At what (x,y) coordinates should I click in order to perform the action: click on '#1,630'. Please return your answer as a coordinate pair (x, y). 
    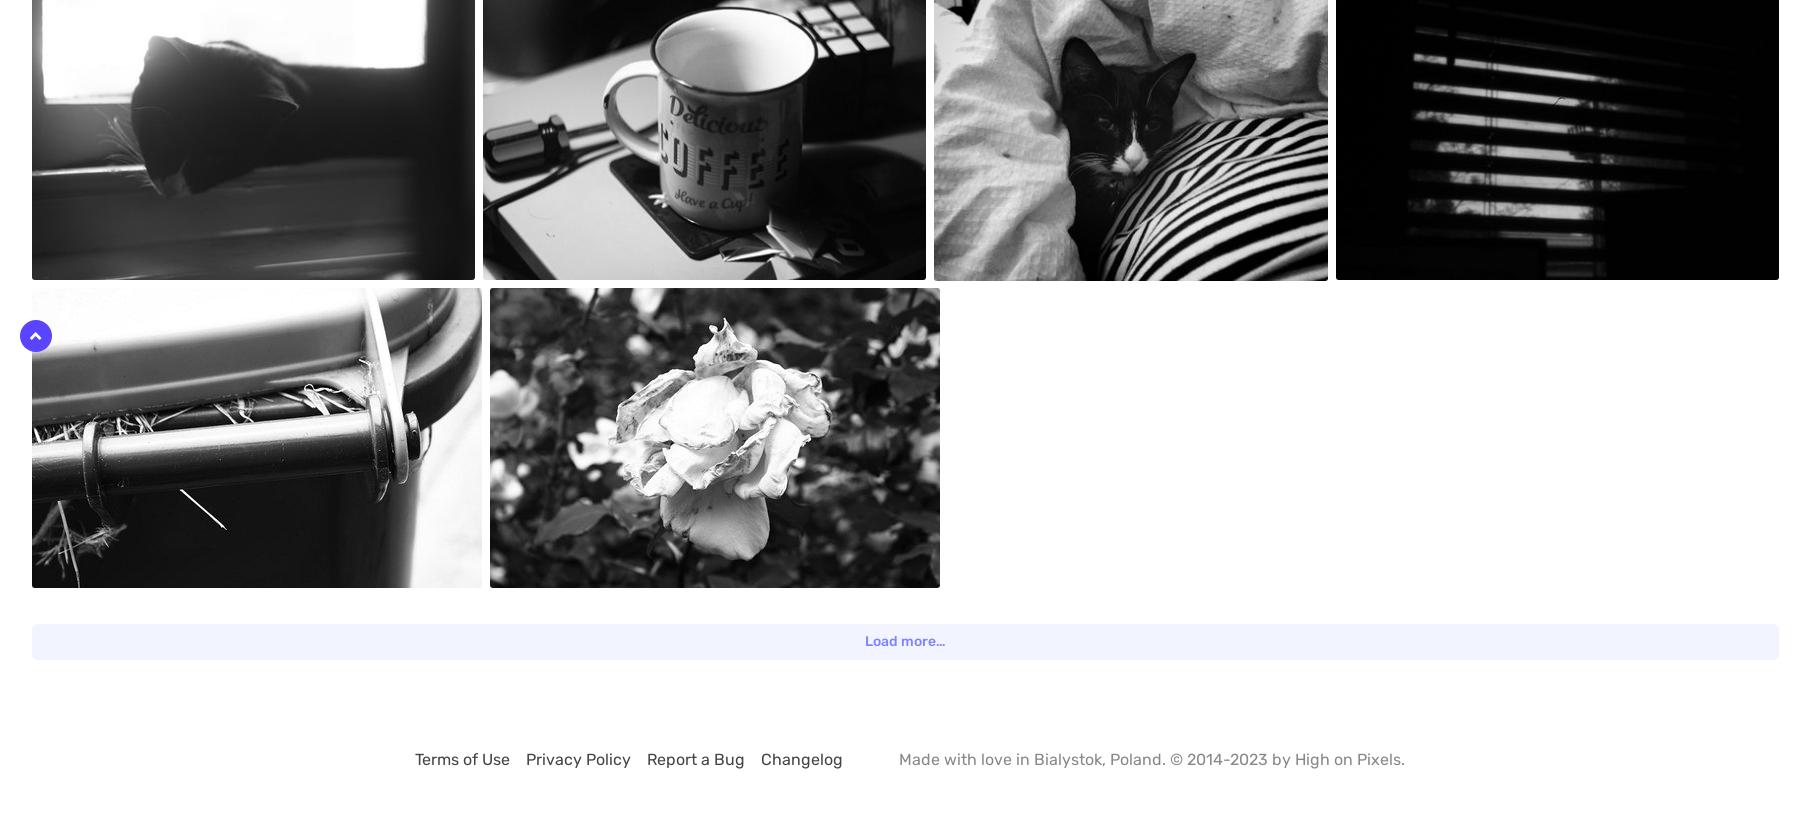
    Looking at the image, I should click on (1361, 14).